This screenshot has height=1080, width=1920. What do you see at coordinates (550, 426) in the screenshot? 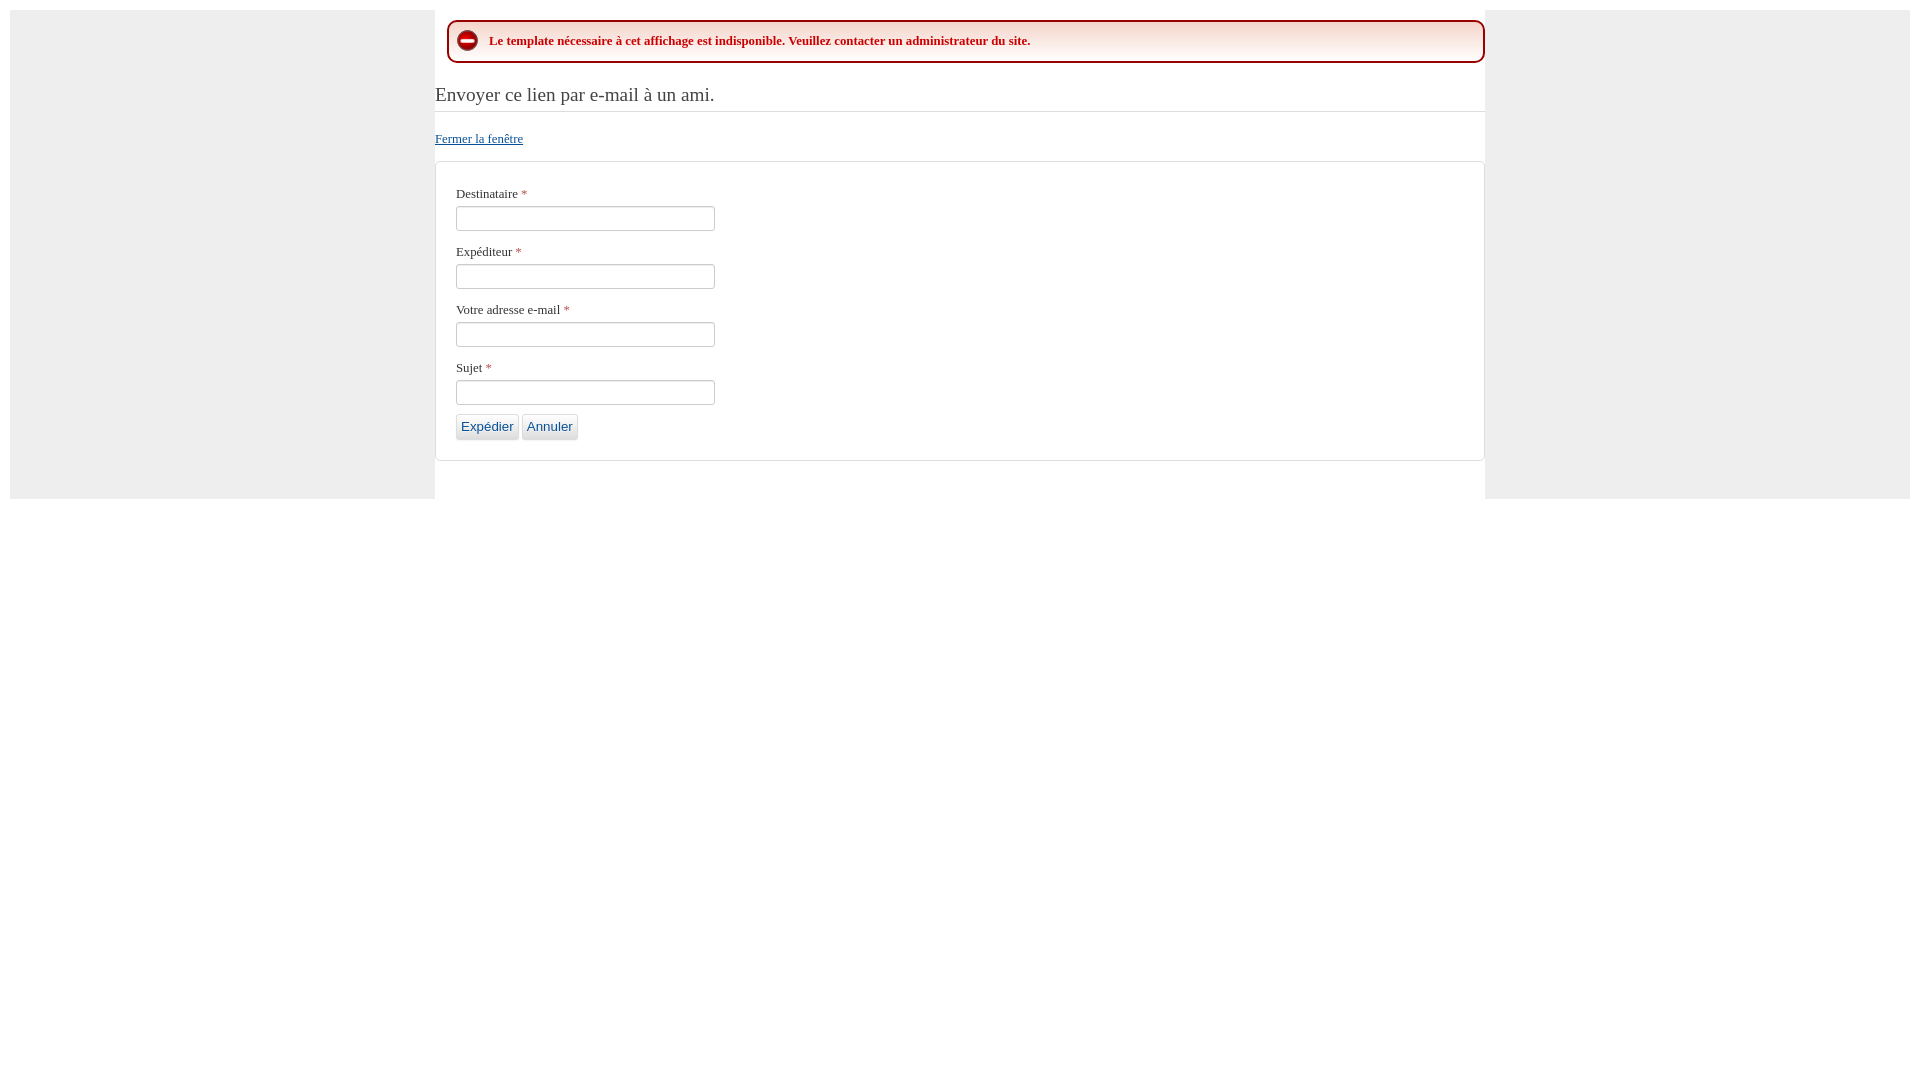
I see `'Annuler'` at bounding box center [550, 426].